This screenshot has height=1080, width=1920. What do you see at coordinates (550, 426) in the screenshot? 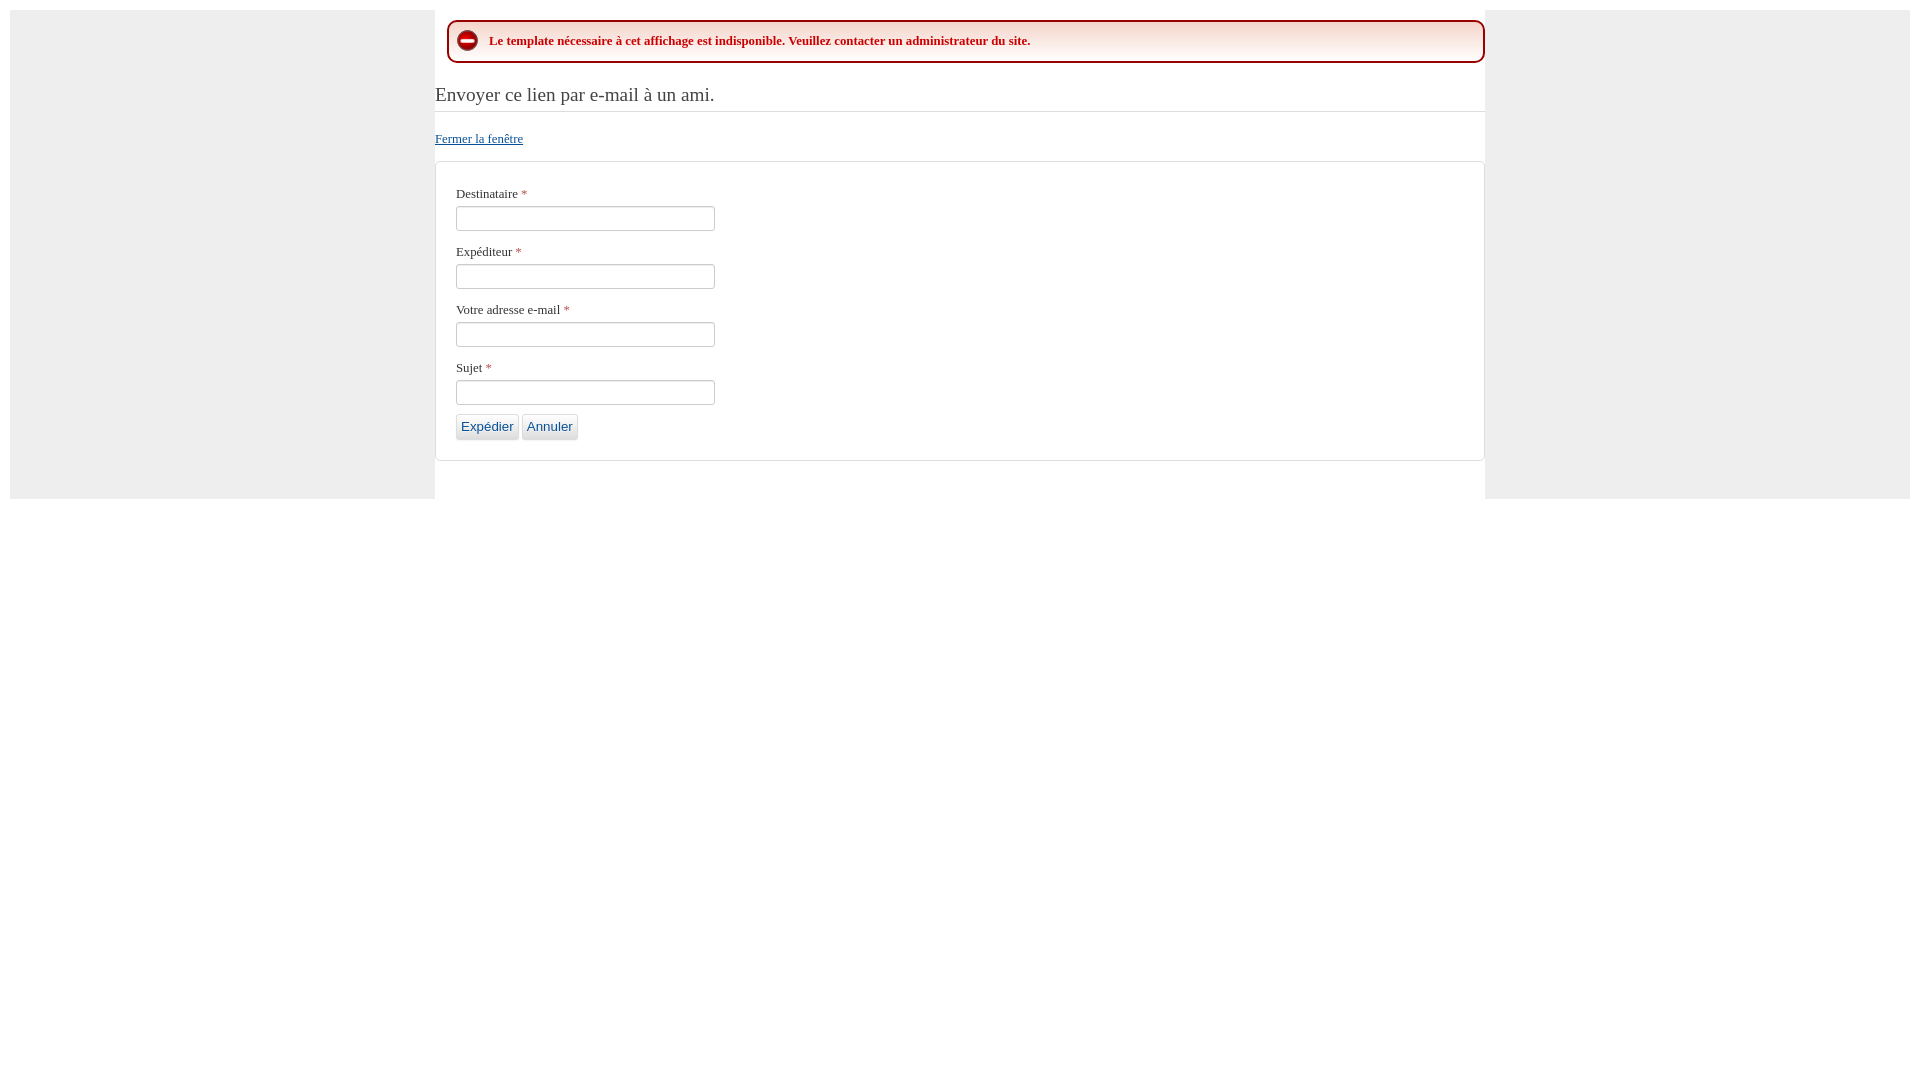
I see `'Annuler'` at bounding box center [550, 426].